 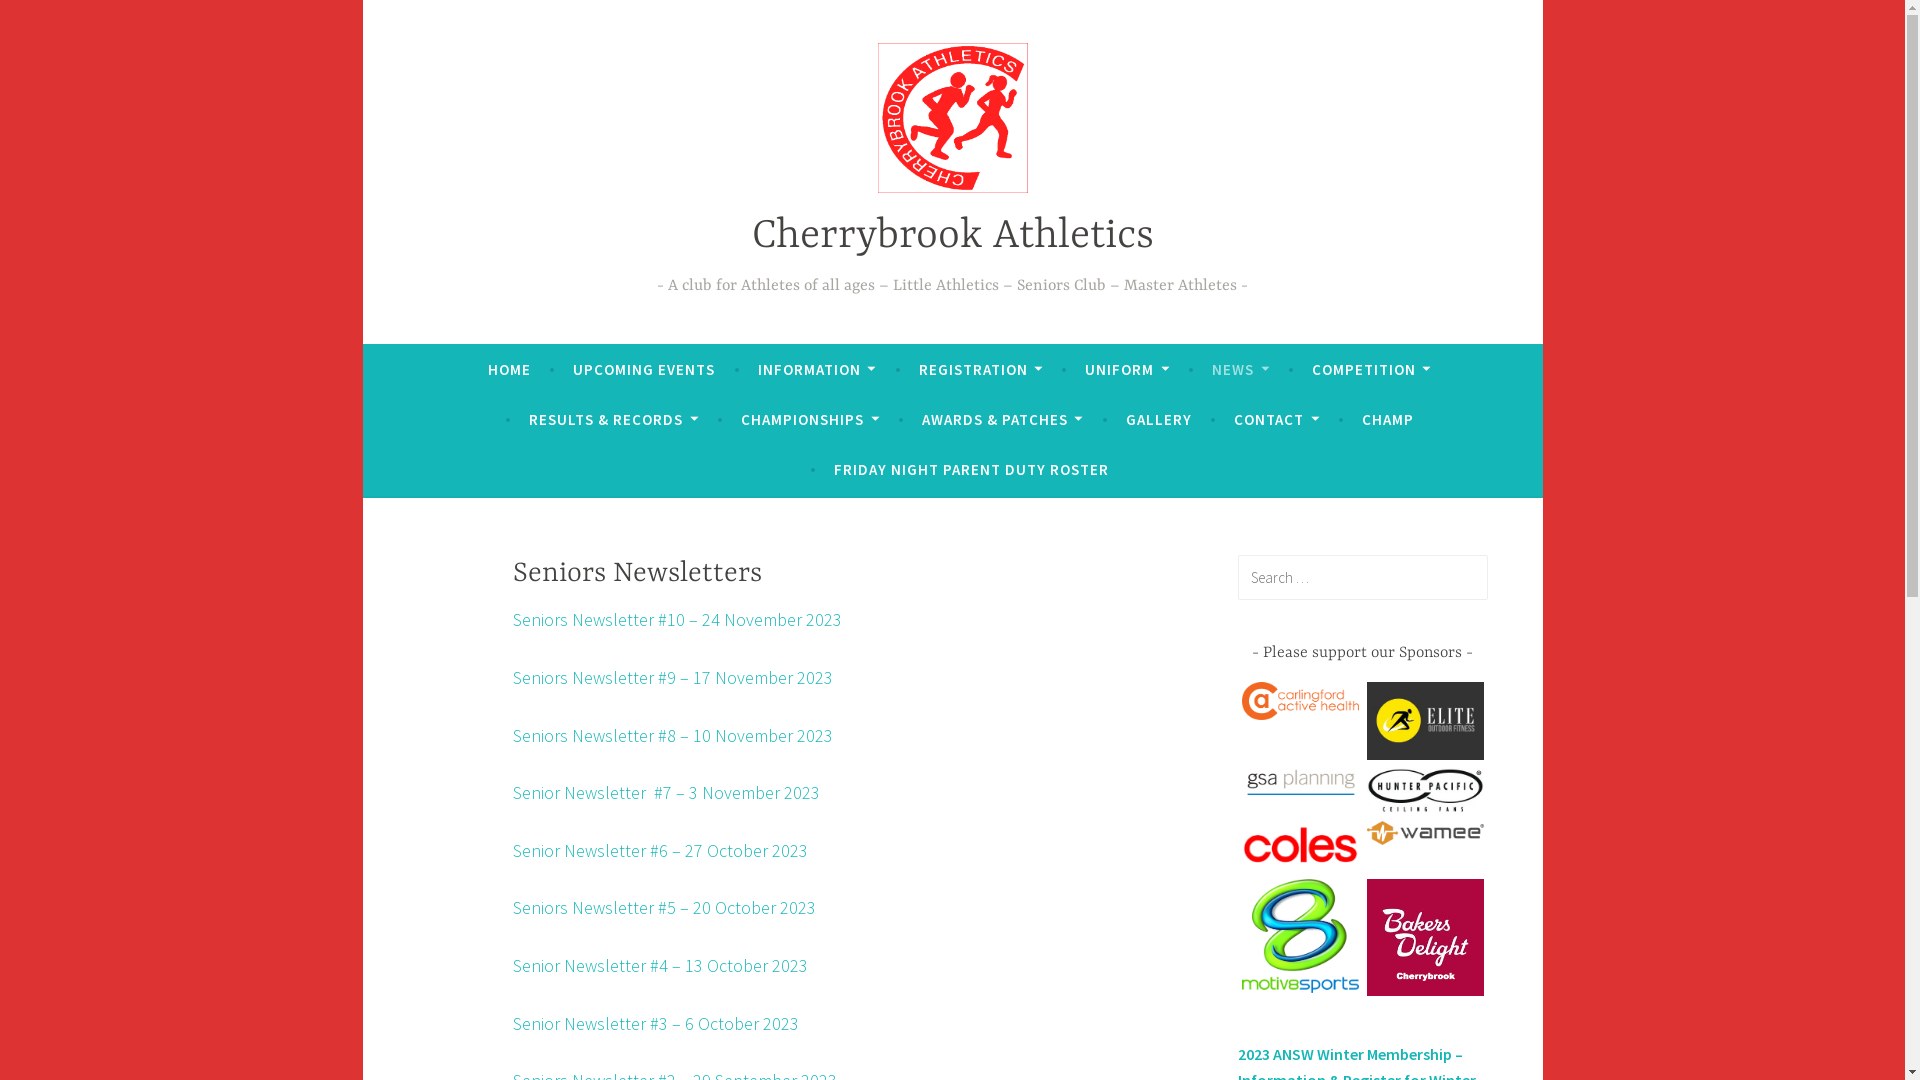 I want to click on 'RESULTS & RECORDS', so click(x=612, y=419).